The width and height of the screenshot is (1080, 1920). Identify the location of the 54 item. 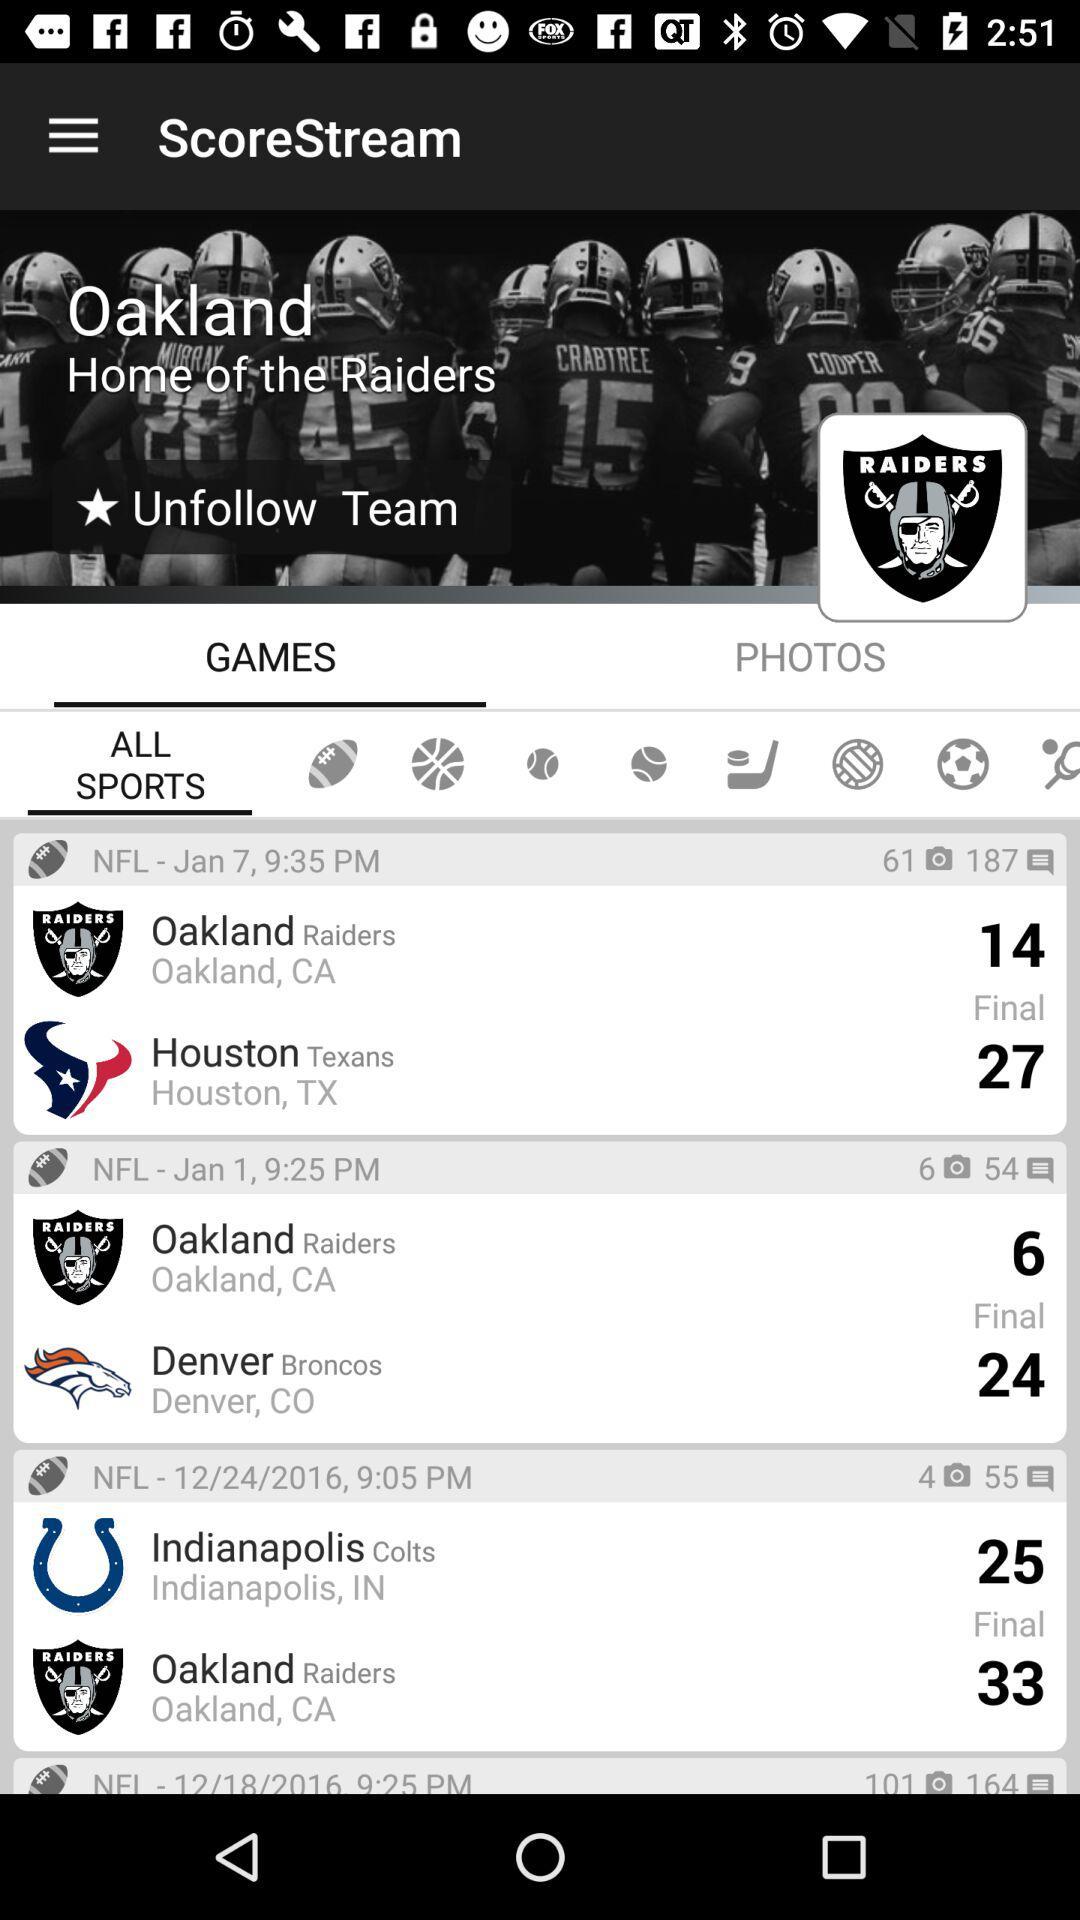
(1001, 1167).